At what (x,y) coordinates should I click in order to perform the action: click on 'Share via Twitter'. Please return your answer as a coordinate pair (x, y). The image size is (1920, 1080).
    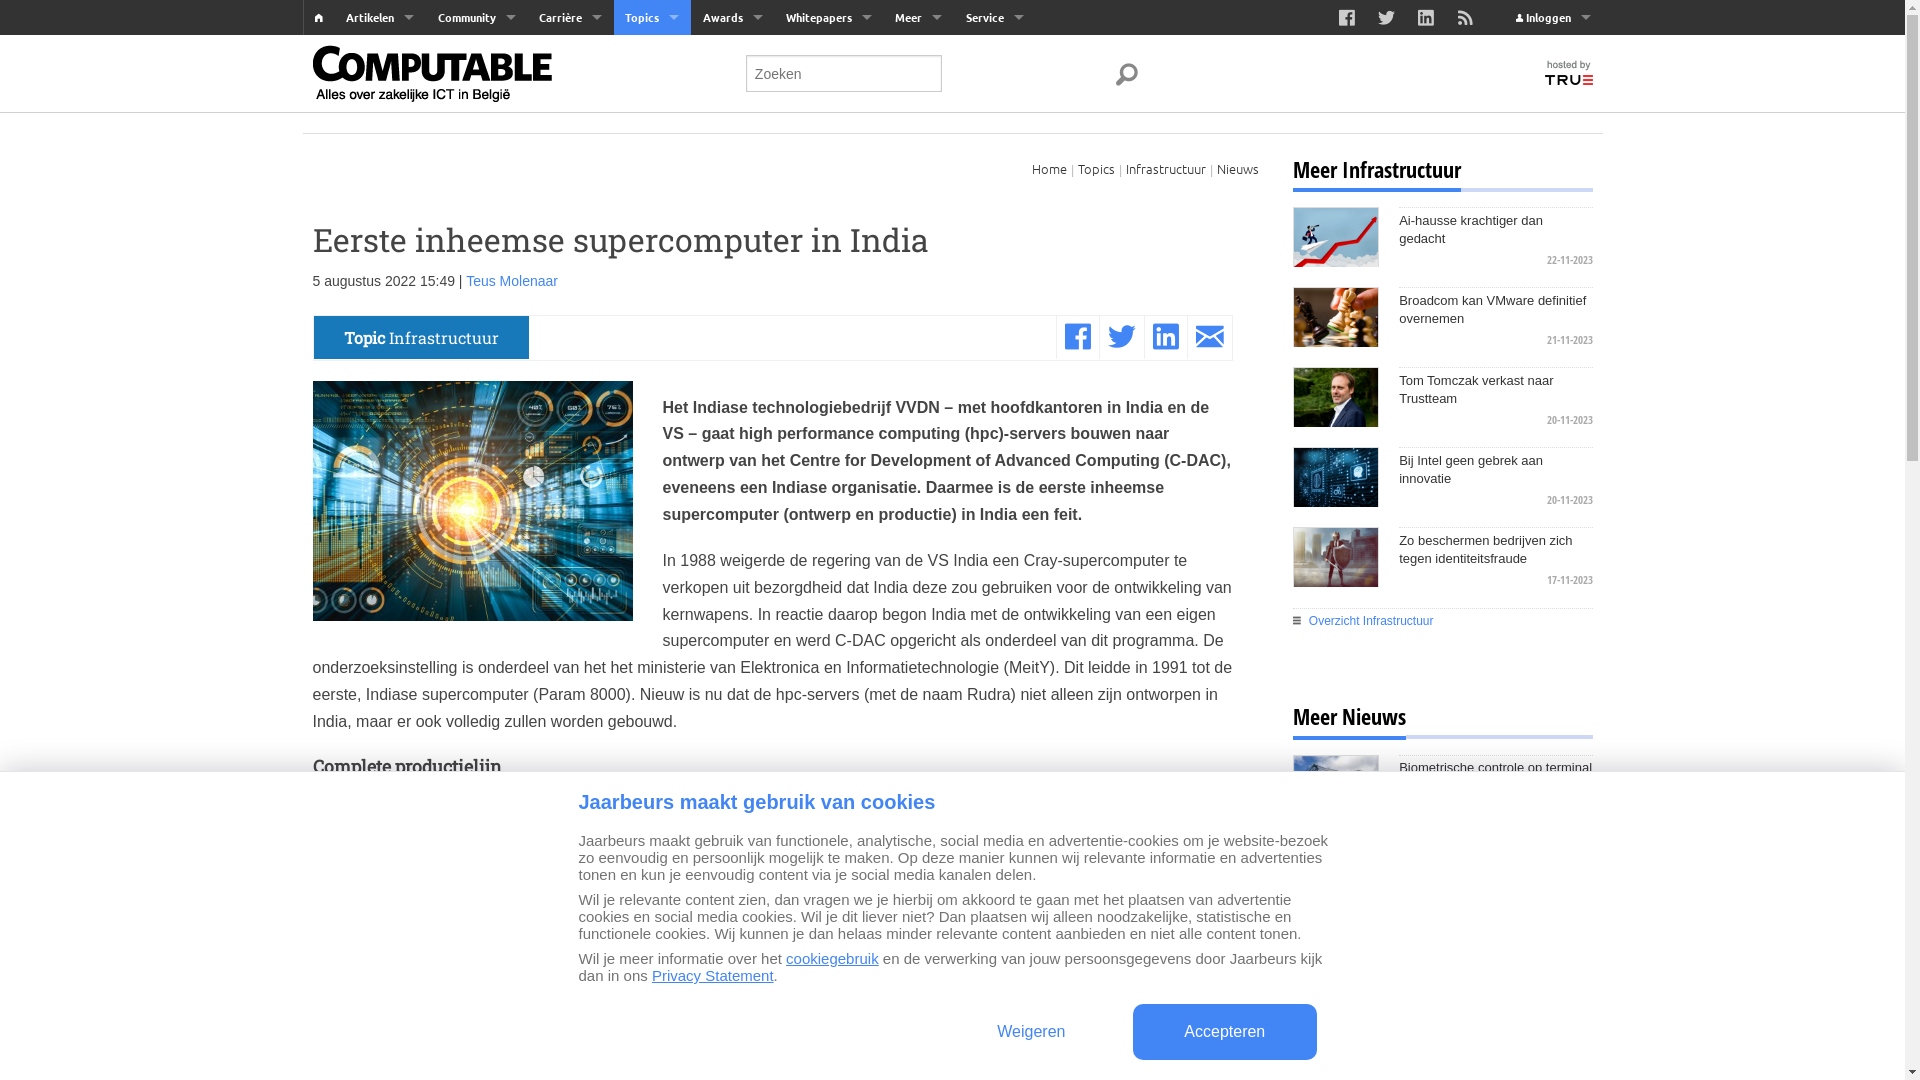
    Looking at the image, I should click on (1107, 336).